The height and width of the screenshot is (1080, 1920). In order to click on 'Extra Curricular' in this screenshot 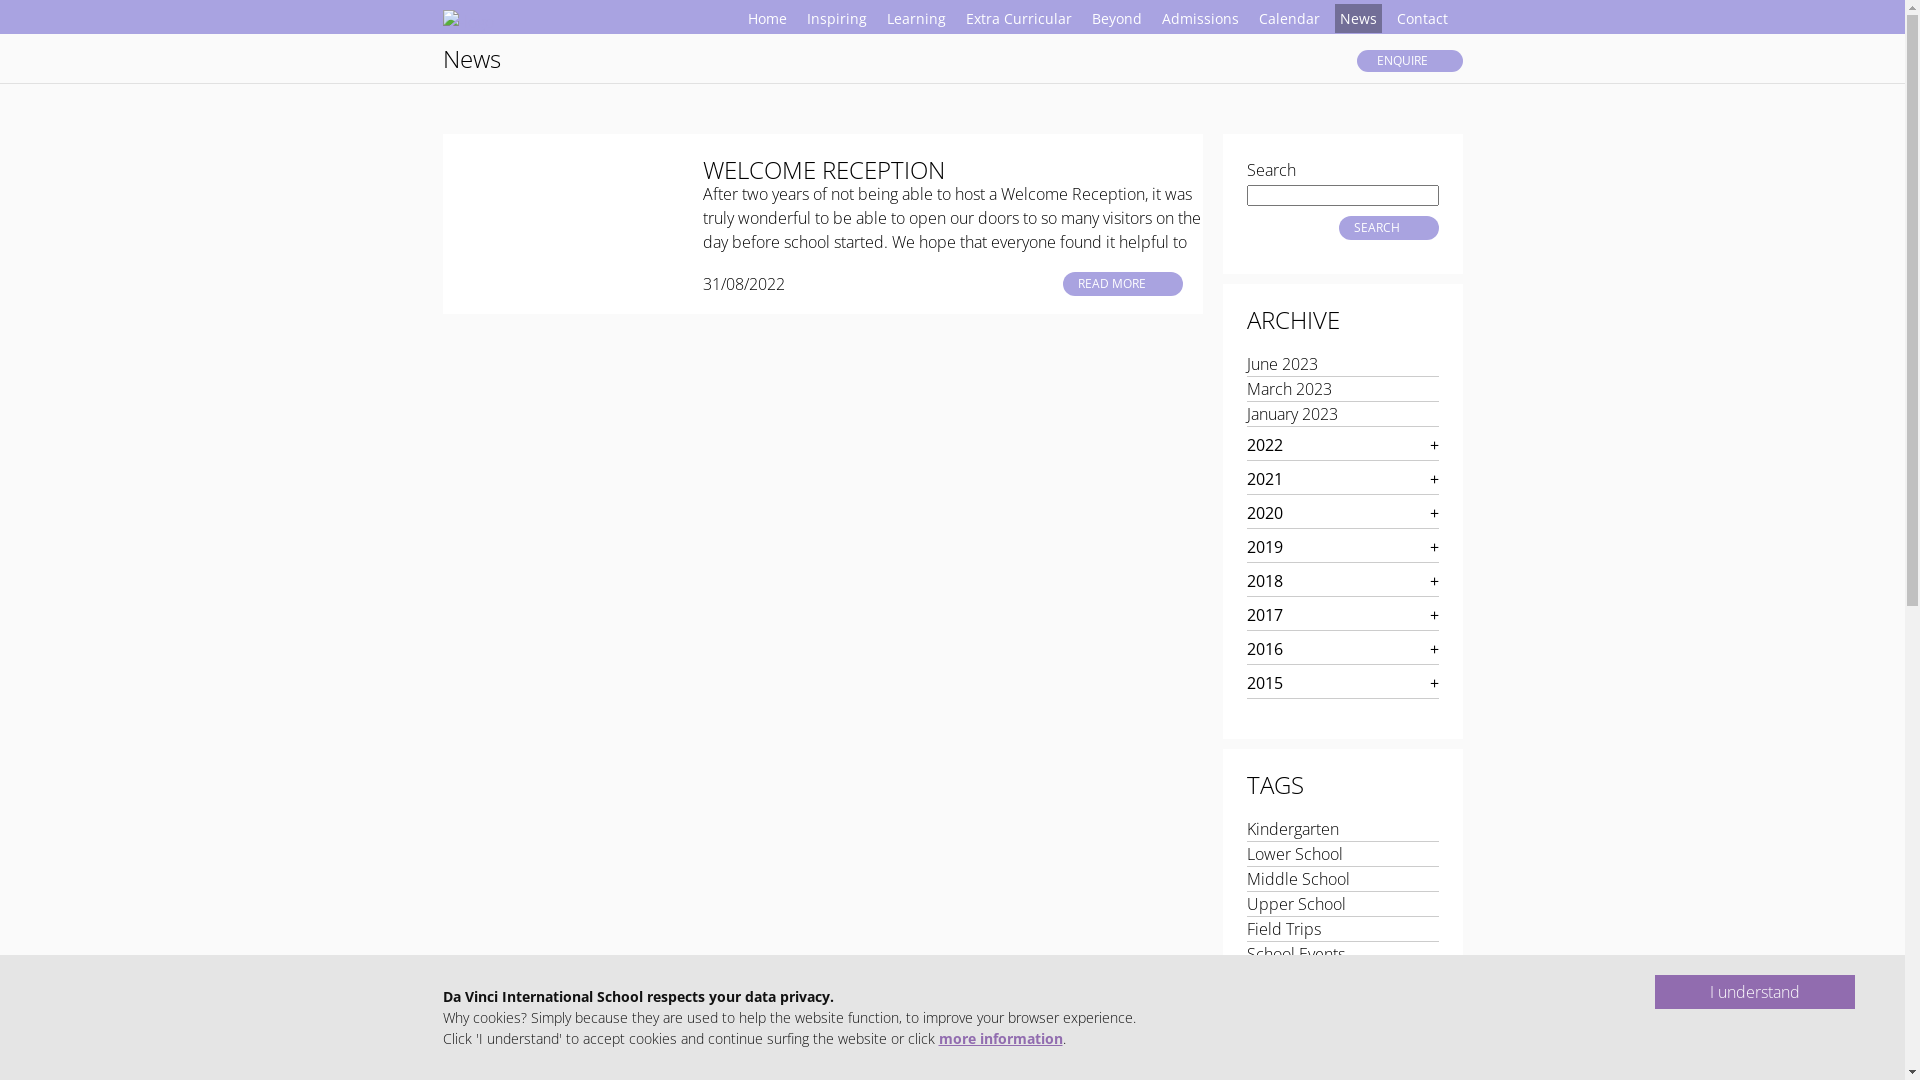, I will do `click(1017, 18)`.